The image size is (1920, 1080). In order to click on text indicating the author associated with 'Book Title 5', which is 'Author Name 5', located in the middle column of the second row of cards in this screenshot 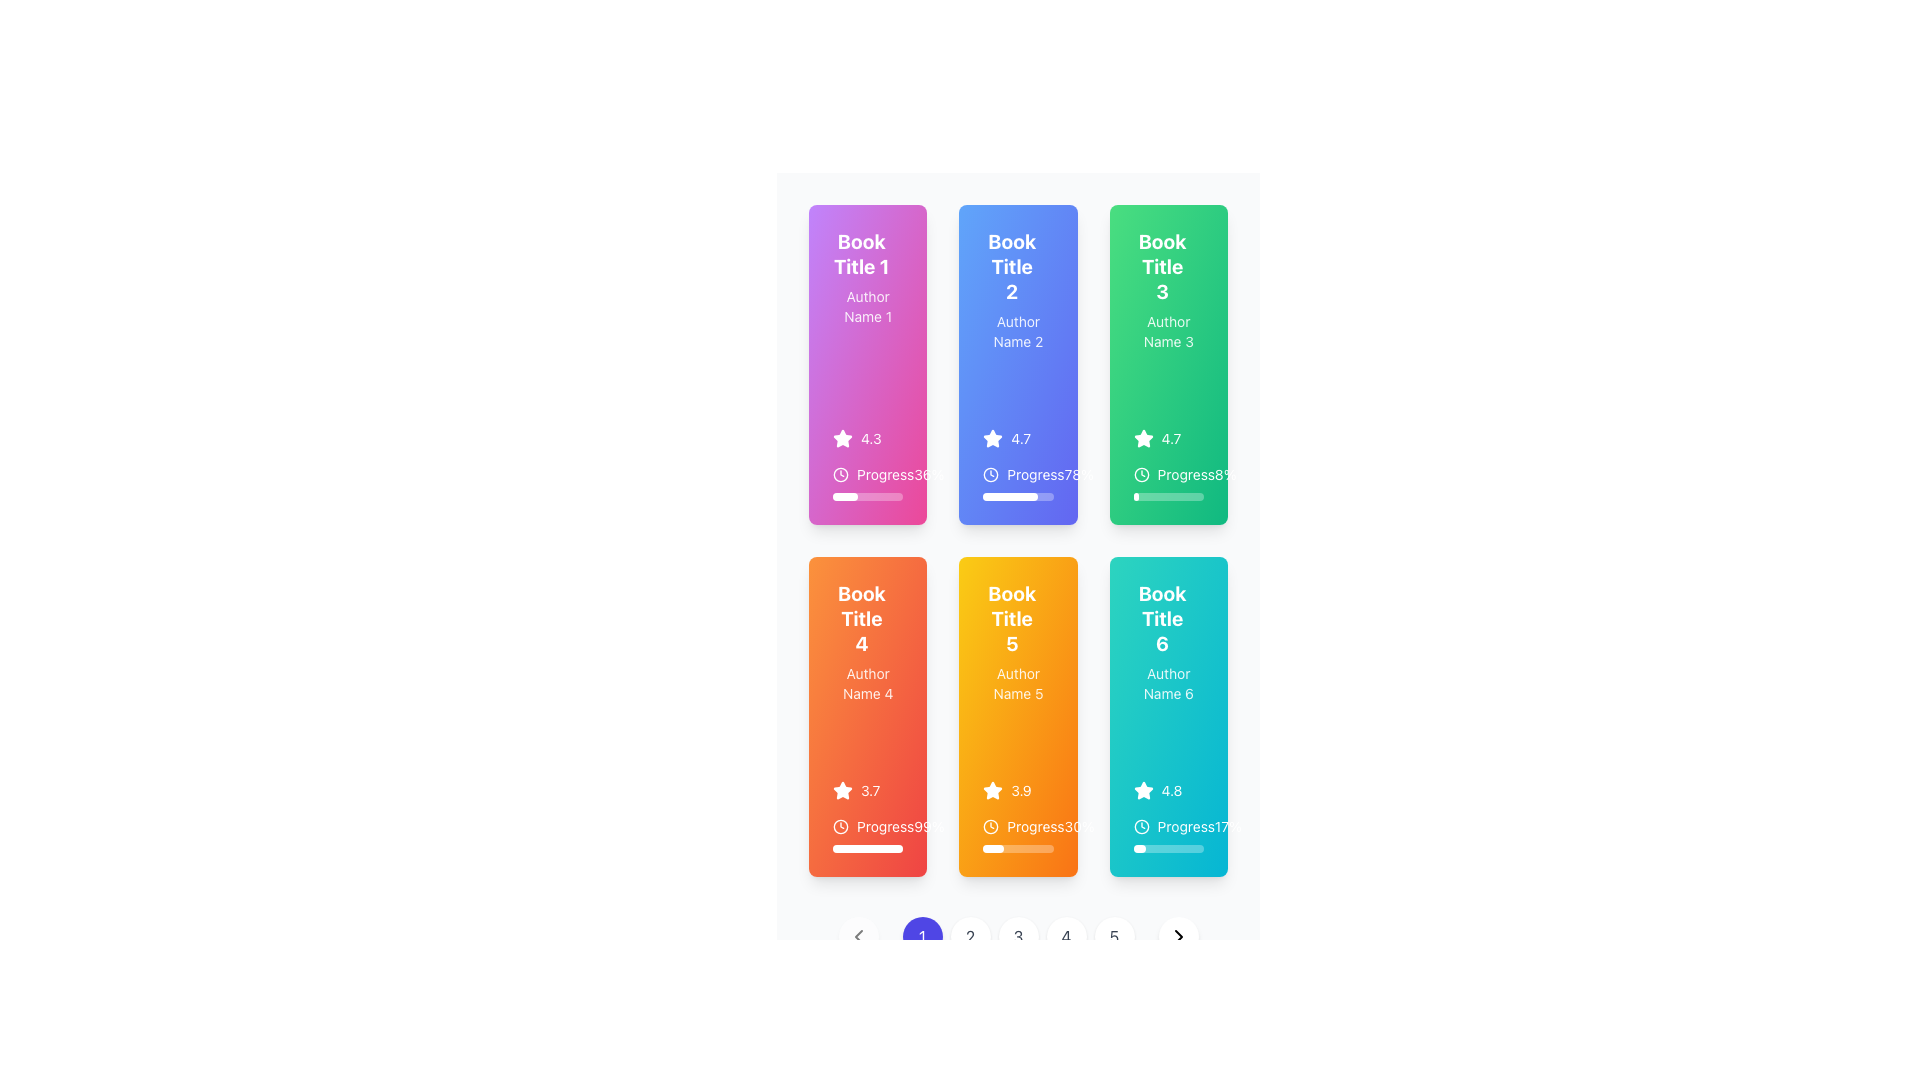, I will do `click(1018, 682)`.